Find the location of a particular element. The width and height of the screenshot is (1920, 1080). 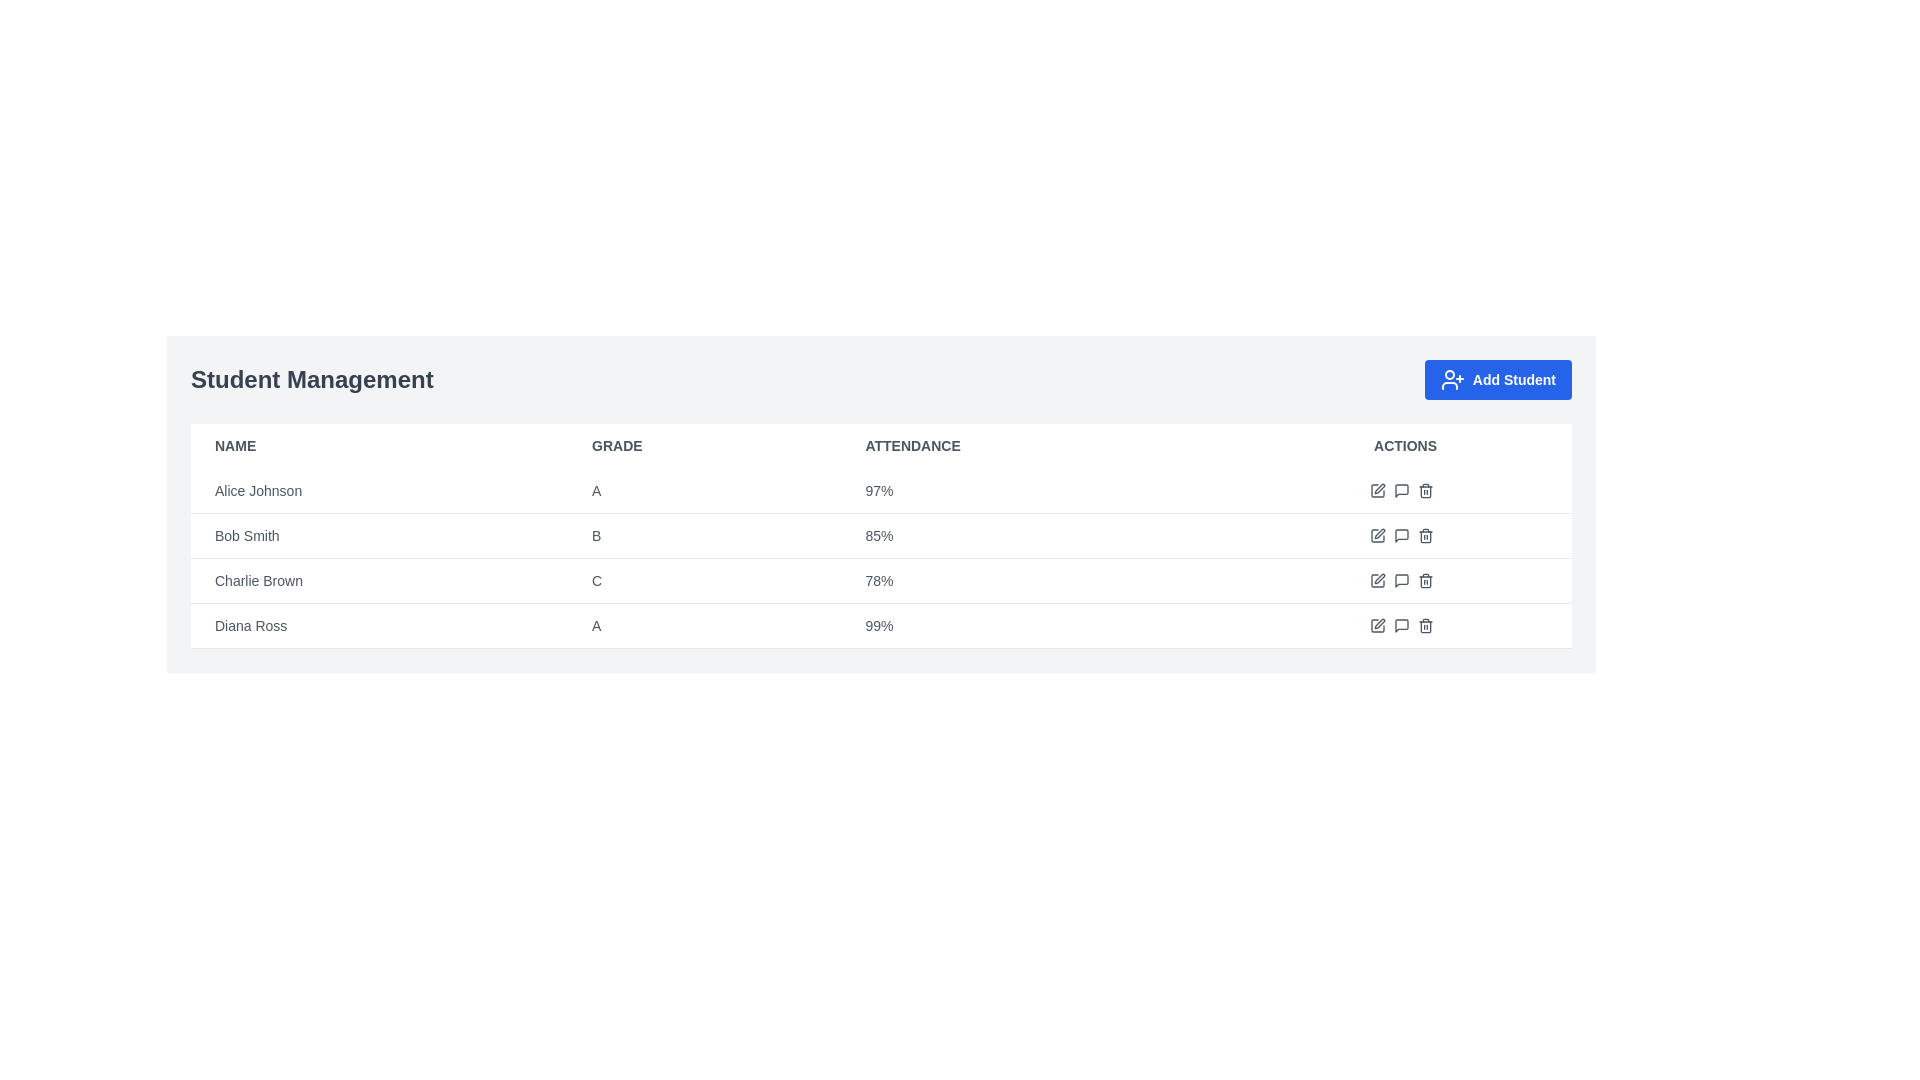

the Icon button located in the 'Actions' column for 'Bob Smith', which is the second action icon in the sequence is located at coordinates (1404, 535).